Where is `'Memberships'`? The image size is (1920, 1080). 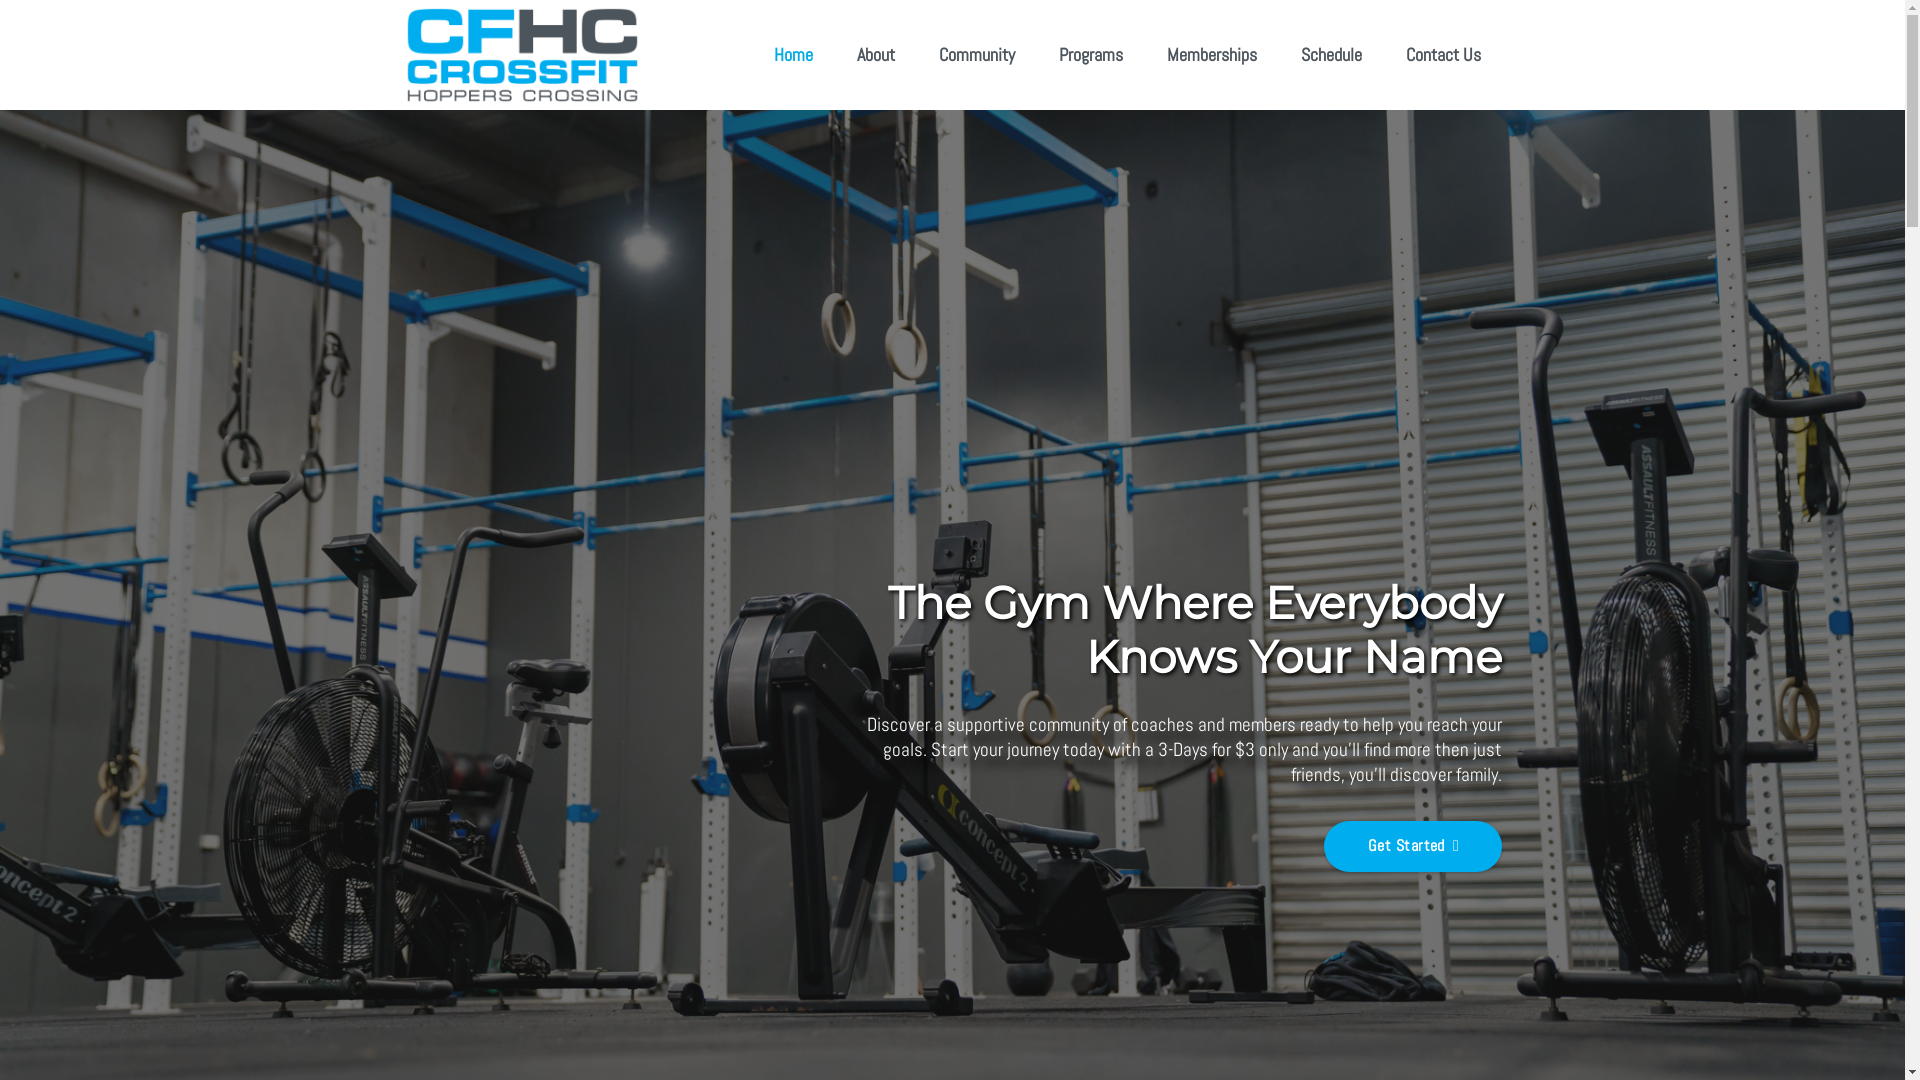
'Memberships' is located at coordinates (1210, 53).